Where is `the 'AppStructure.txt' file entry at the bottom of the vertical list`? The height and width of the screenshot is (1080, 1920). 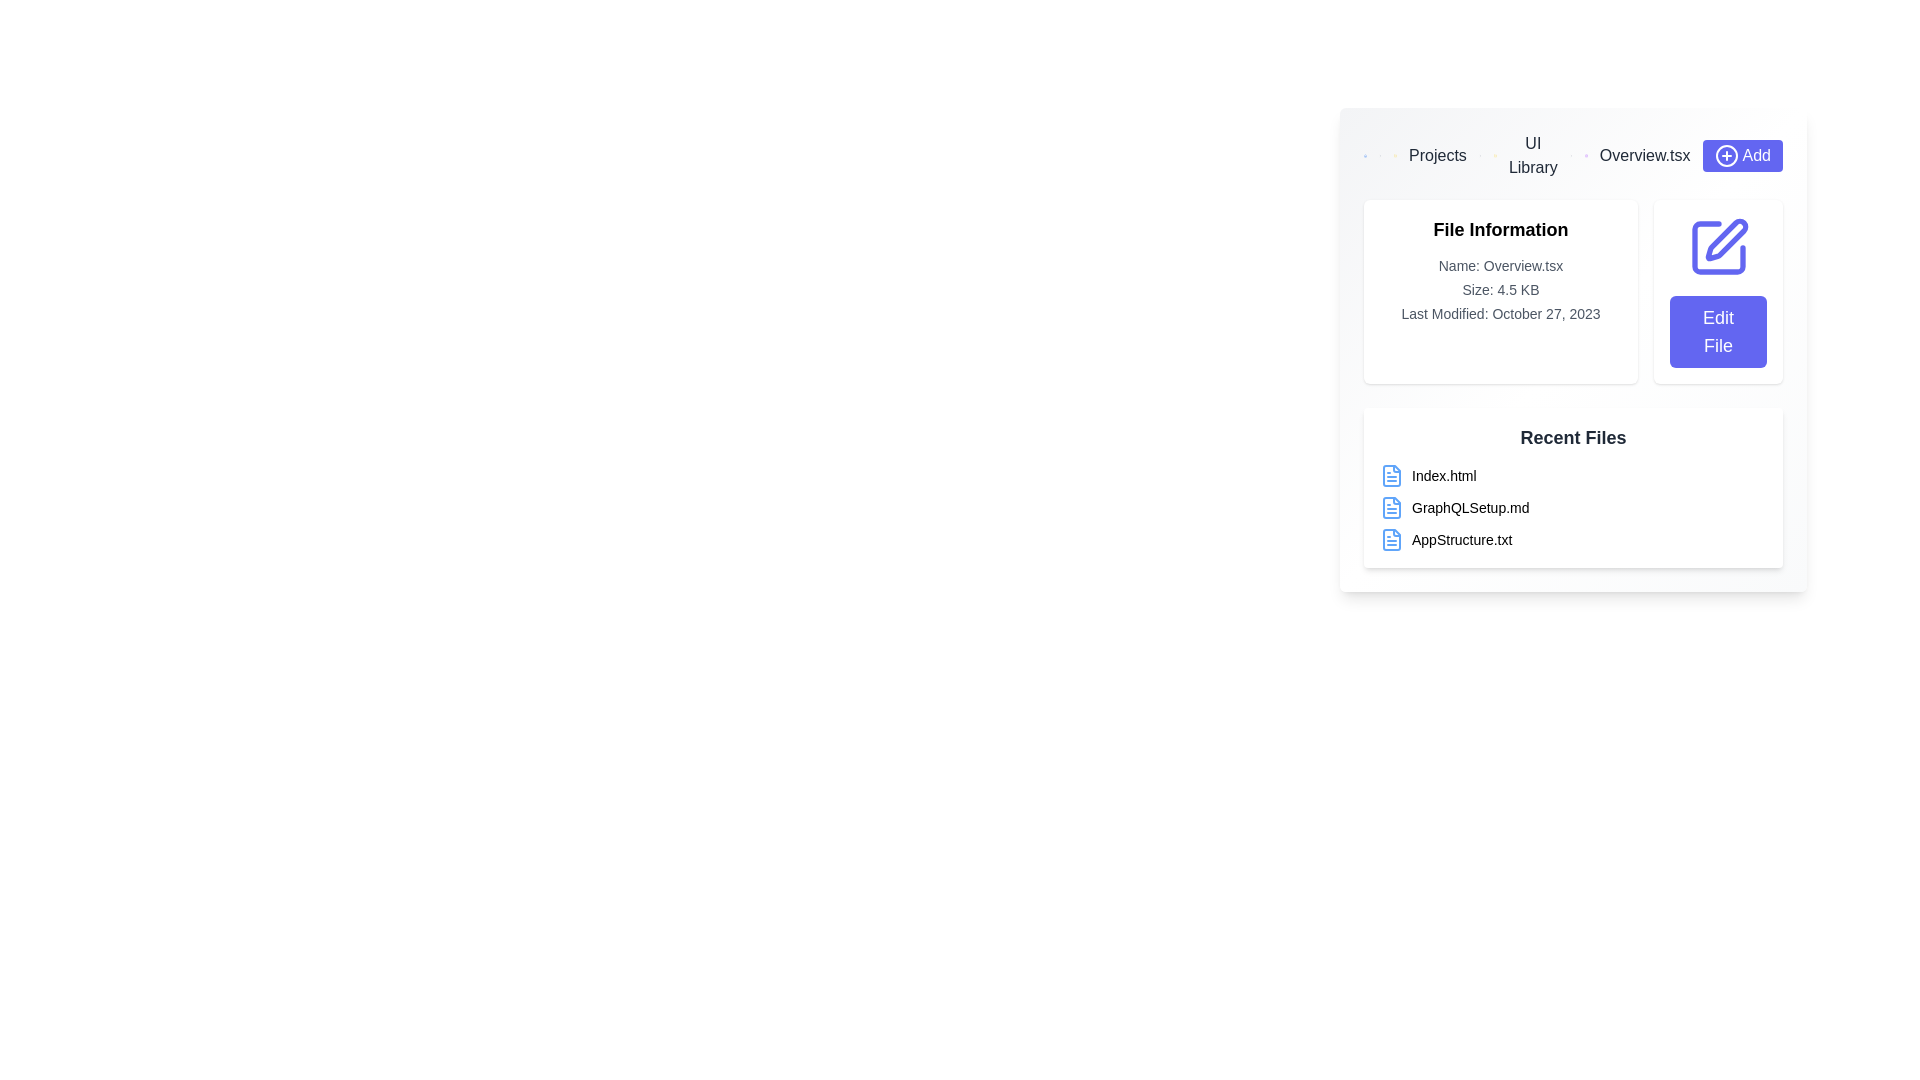
the 'AppStructure.txt' file entry at the bottom of the vertical list is located at coordinates (1572, 540).